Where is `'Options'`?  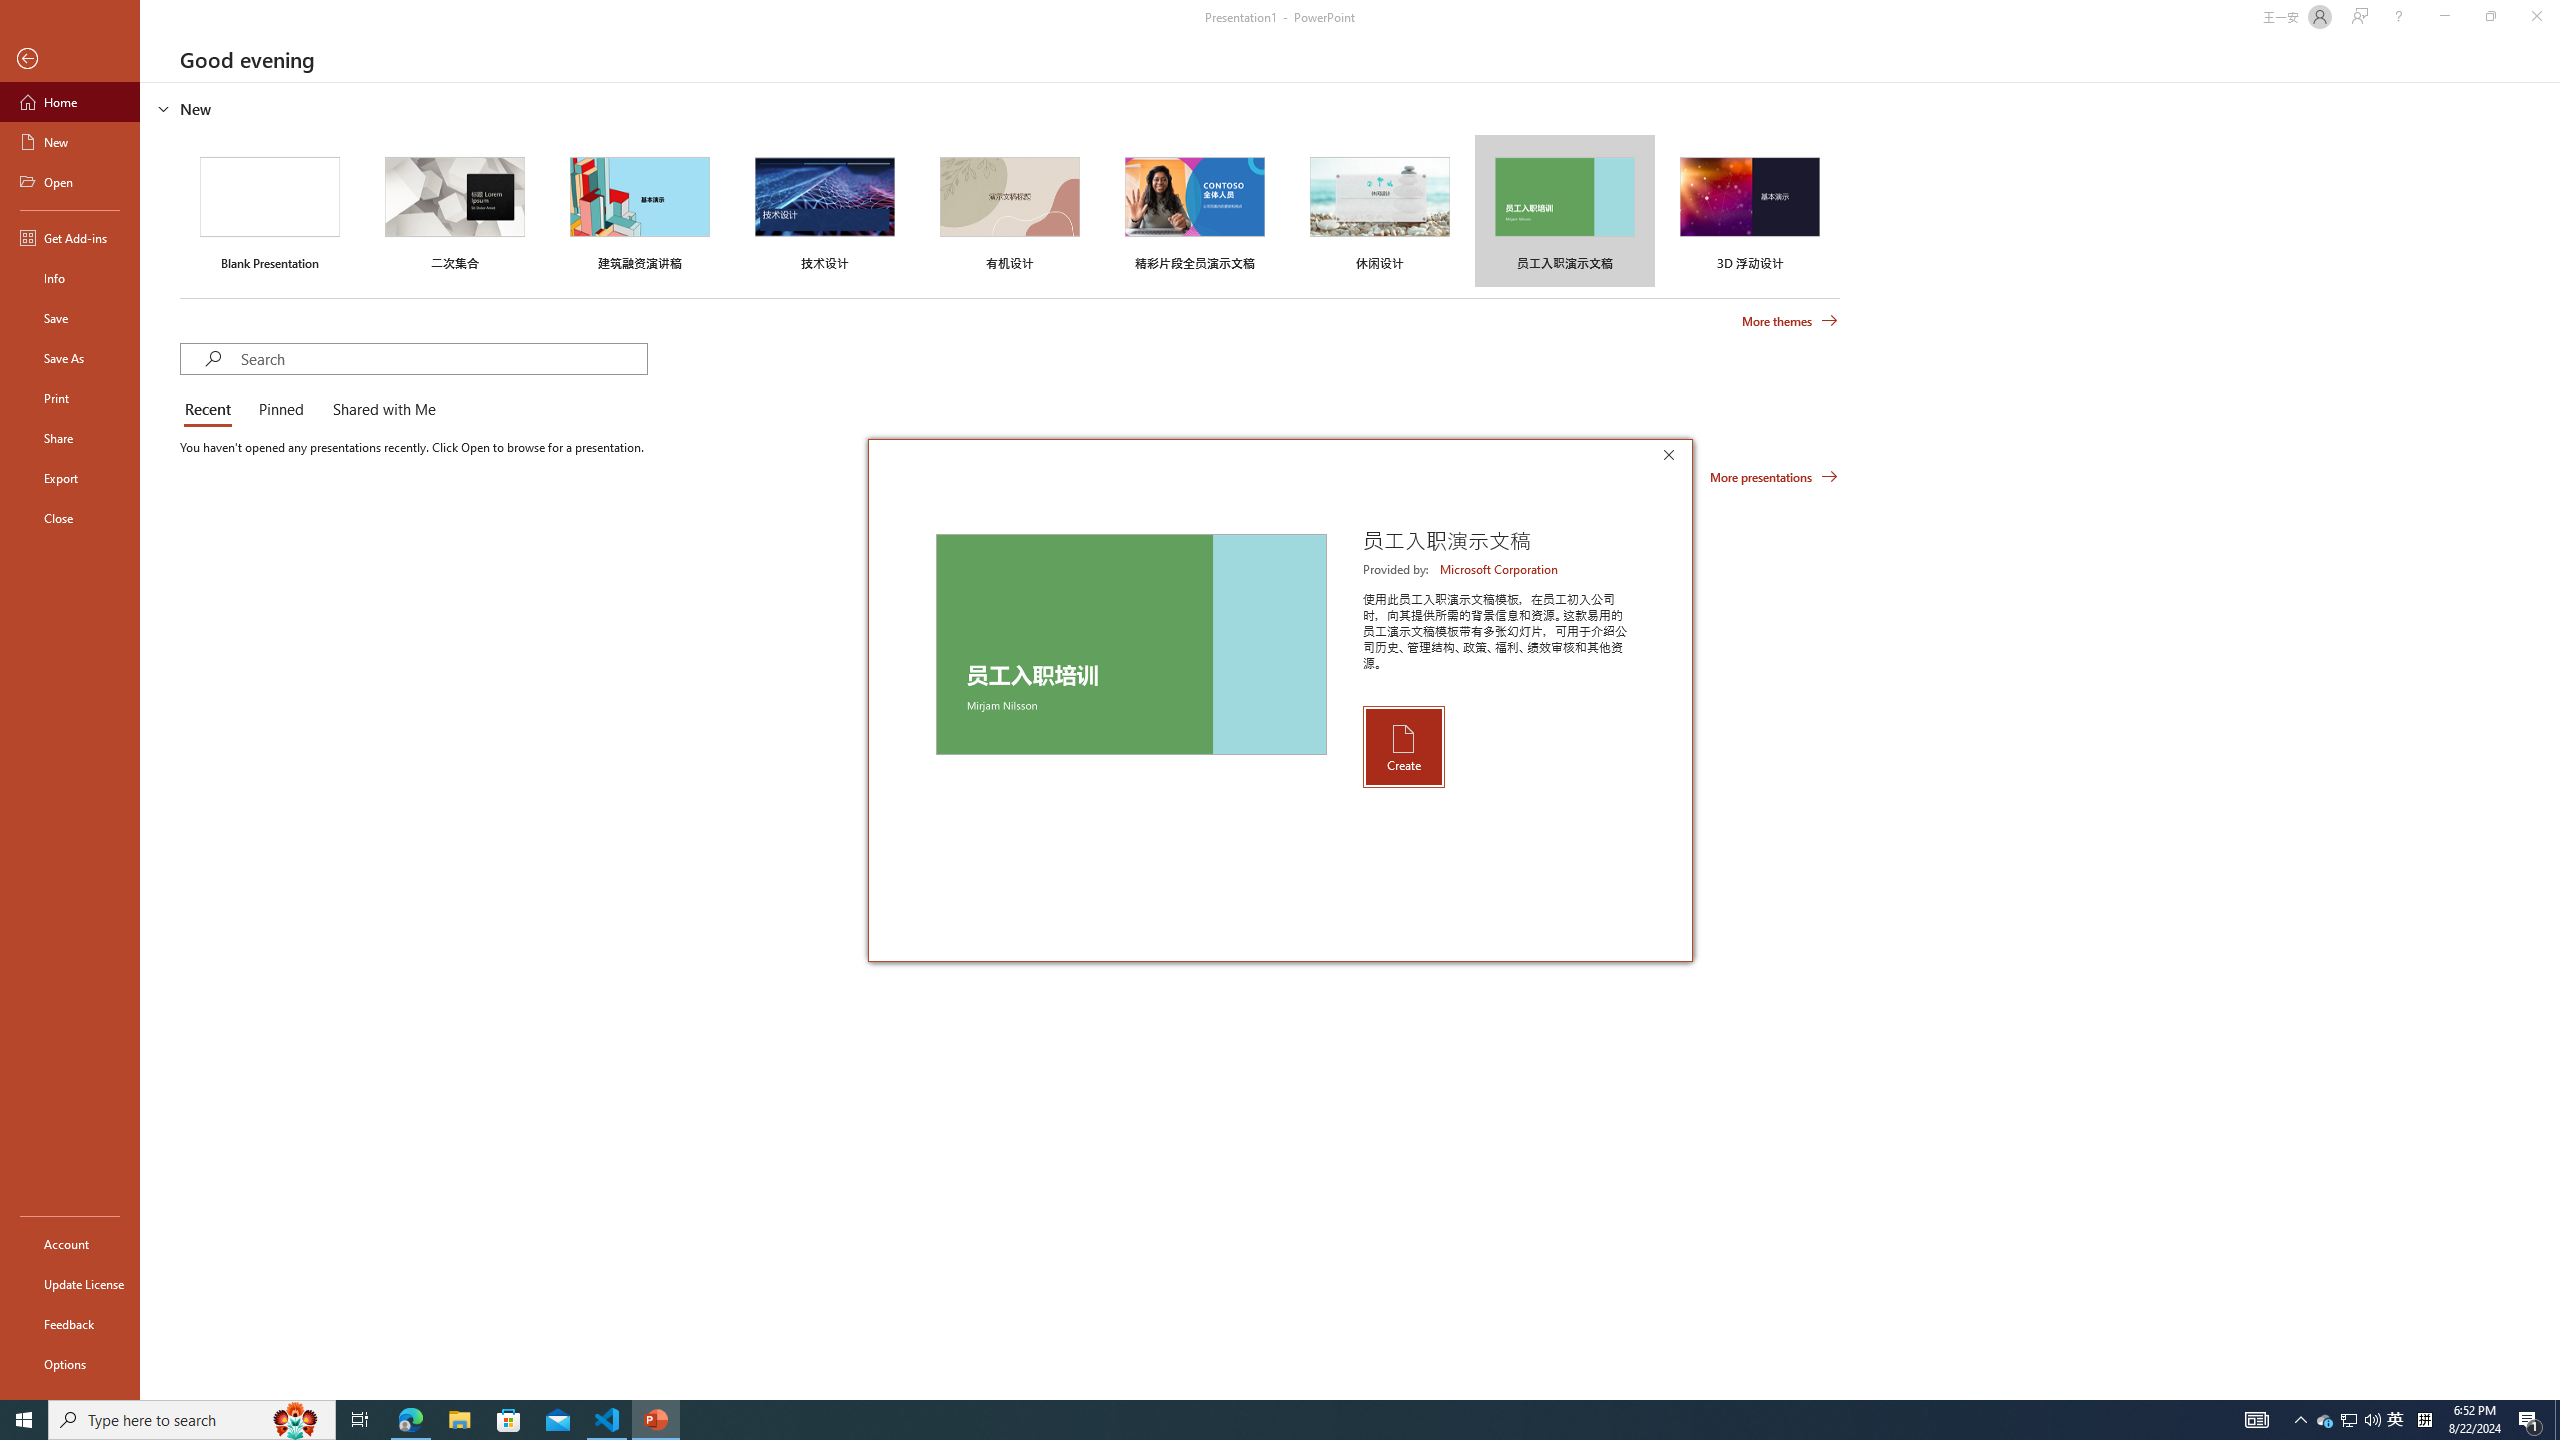 'Options' is located at coordinates (69, 1363).